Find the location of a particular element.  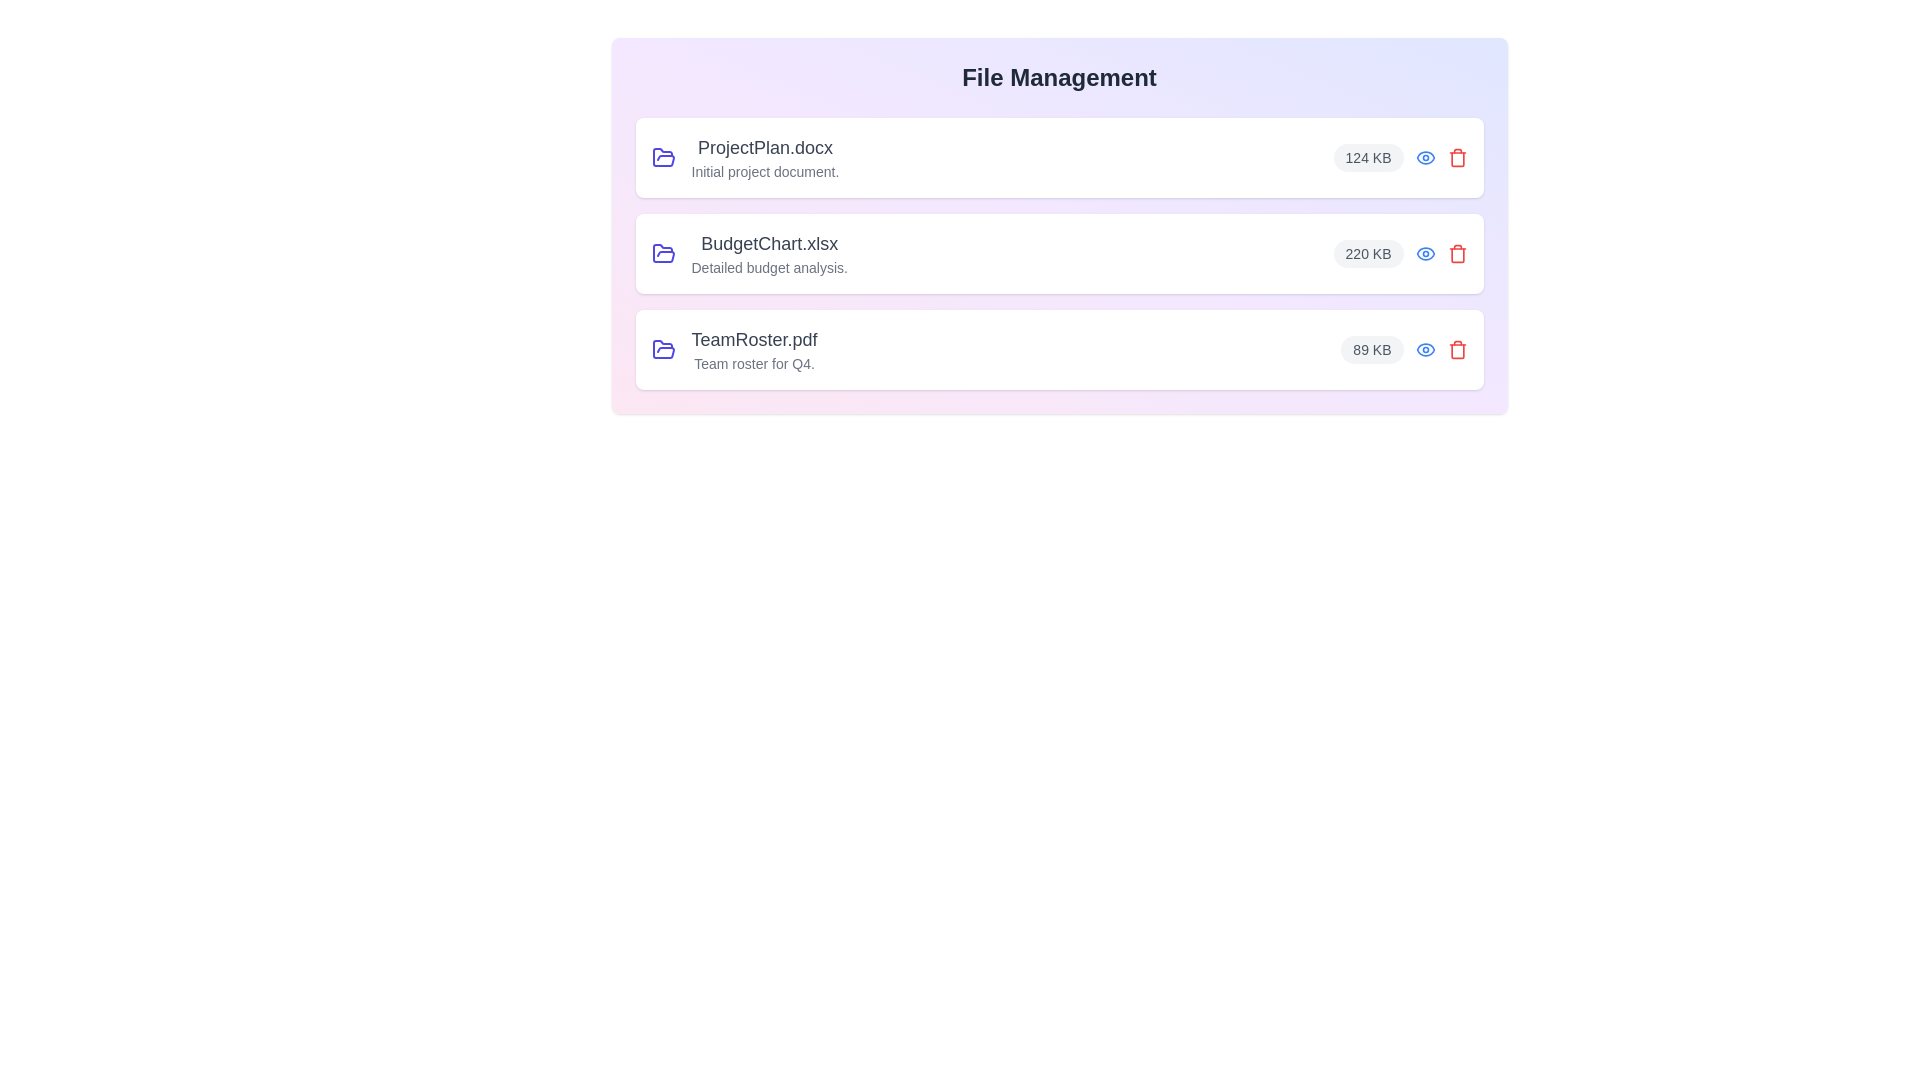

the trash icon to delete the file TeamRoster.pdf is located at coordinates (1457, 349).